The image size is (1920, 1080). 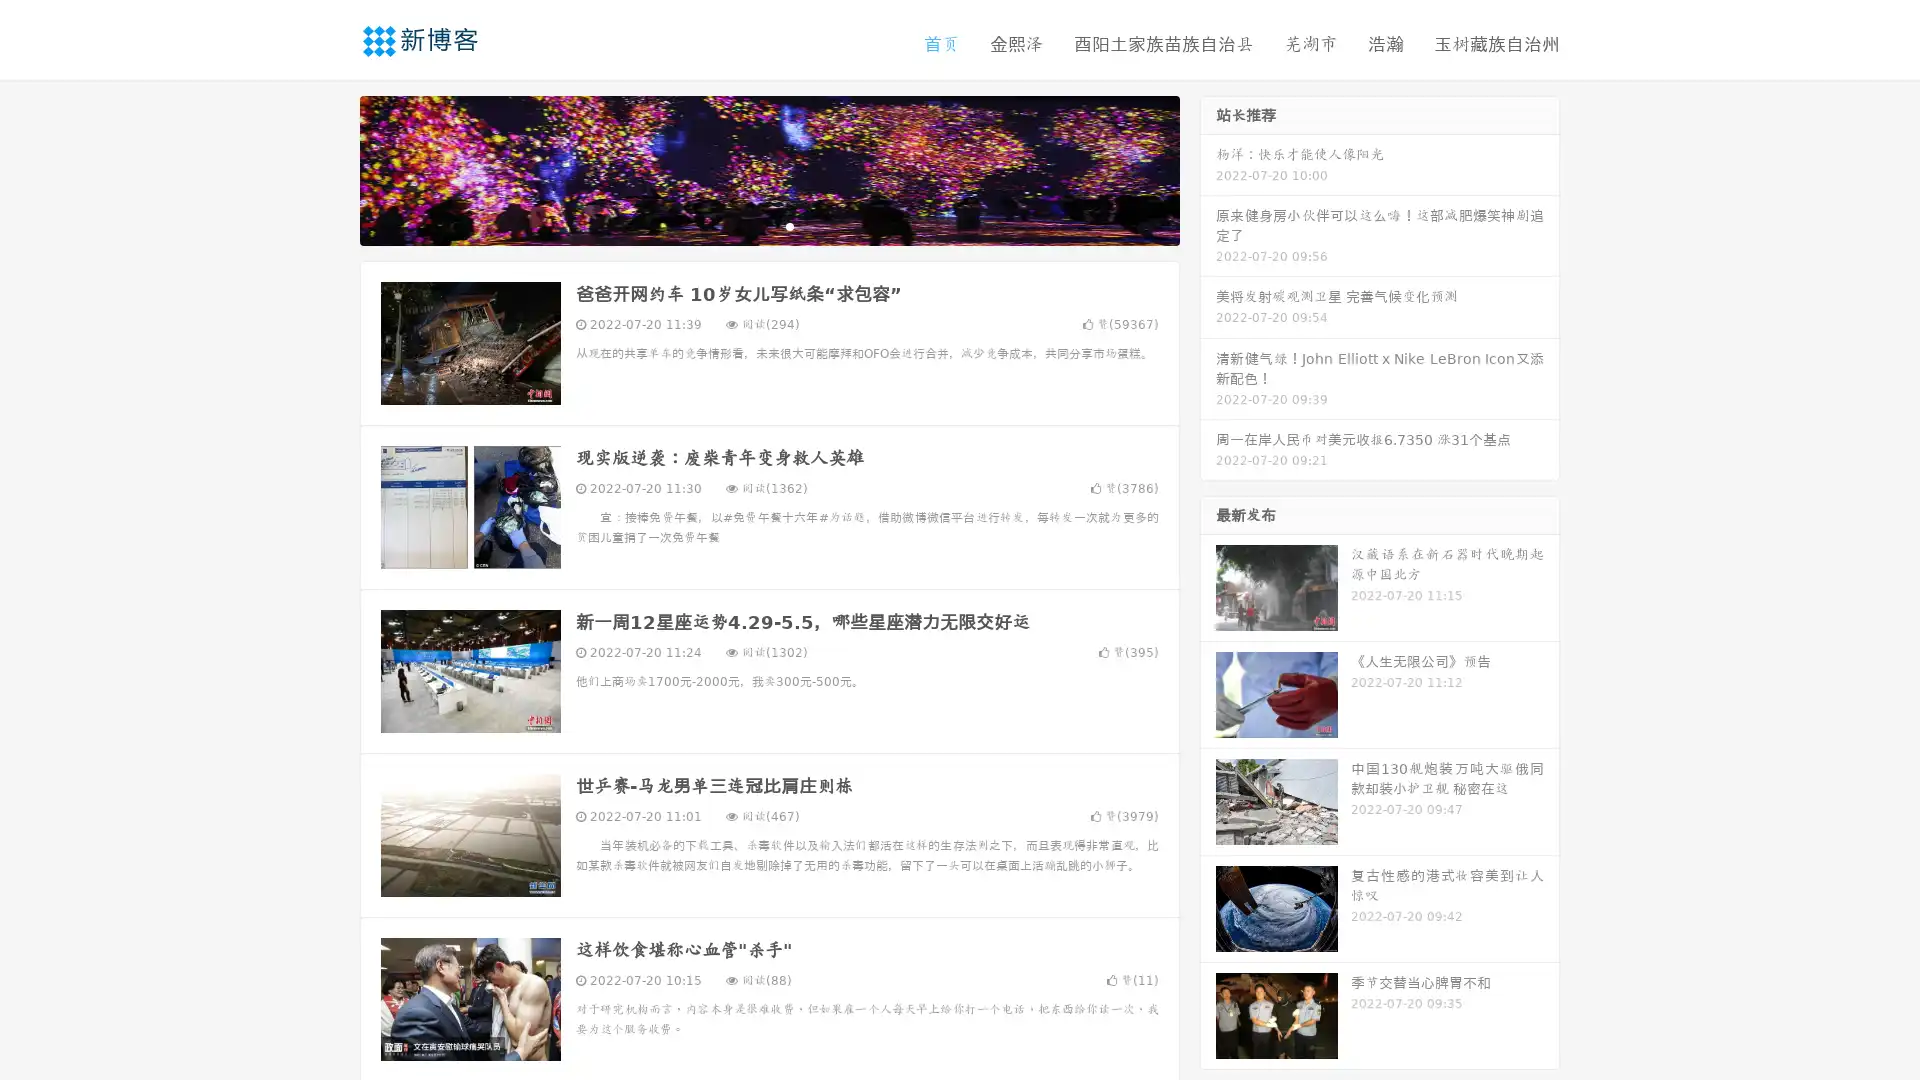 I want to click on Go to slide 3, so click(x=789, y=225).